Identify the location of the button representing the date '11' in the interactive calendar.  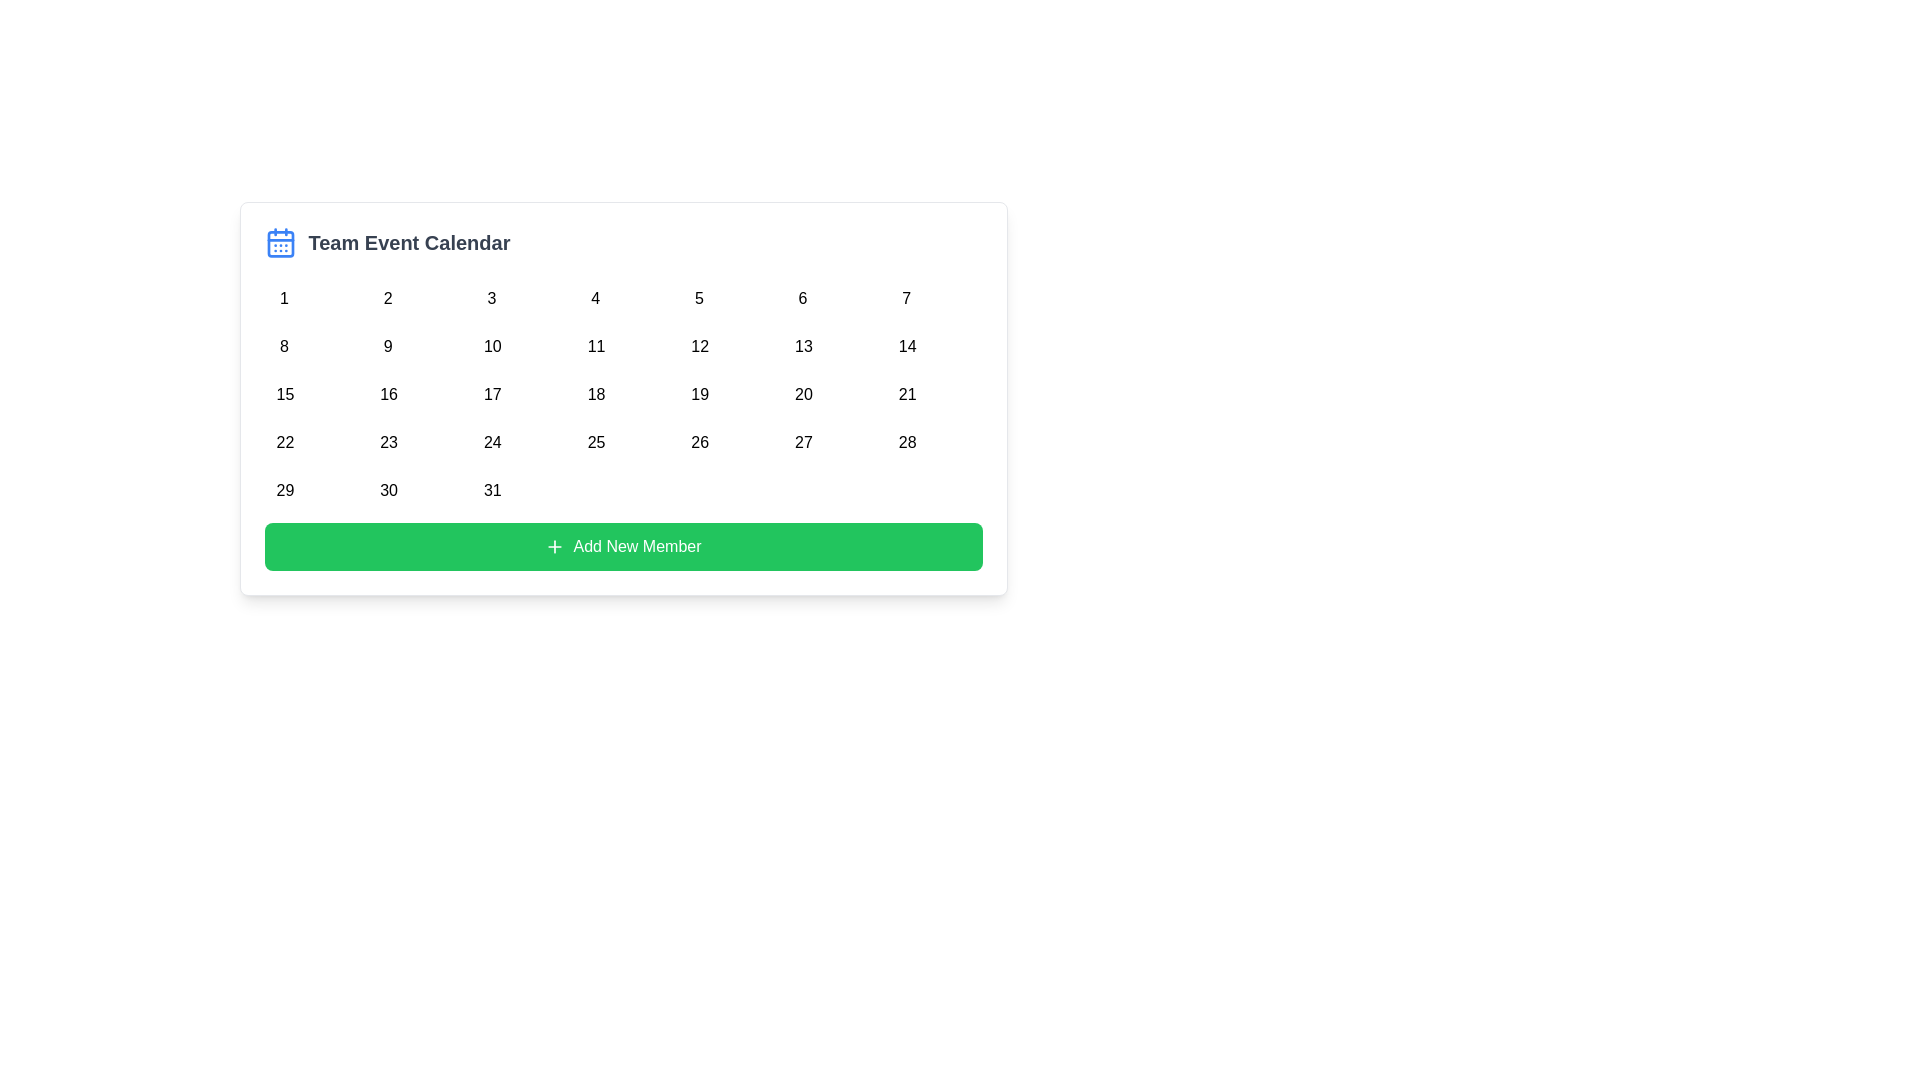
(594, 342).